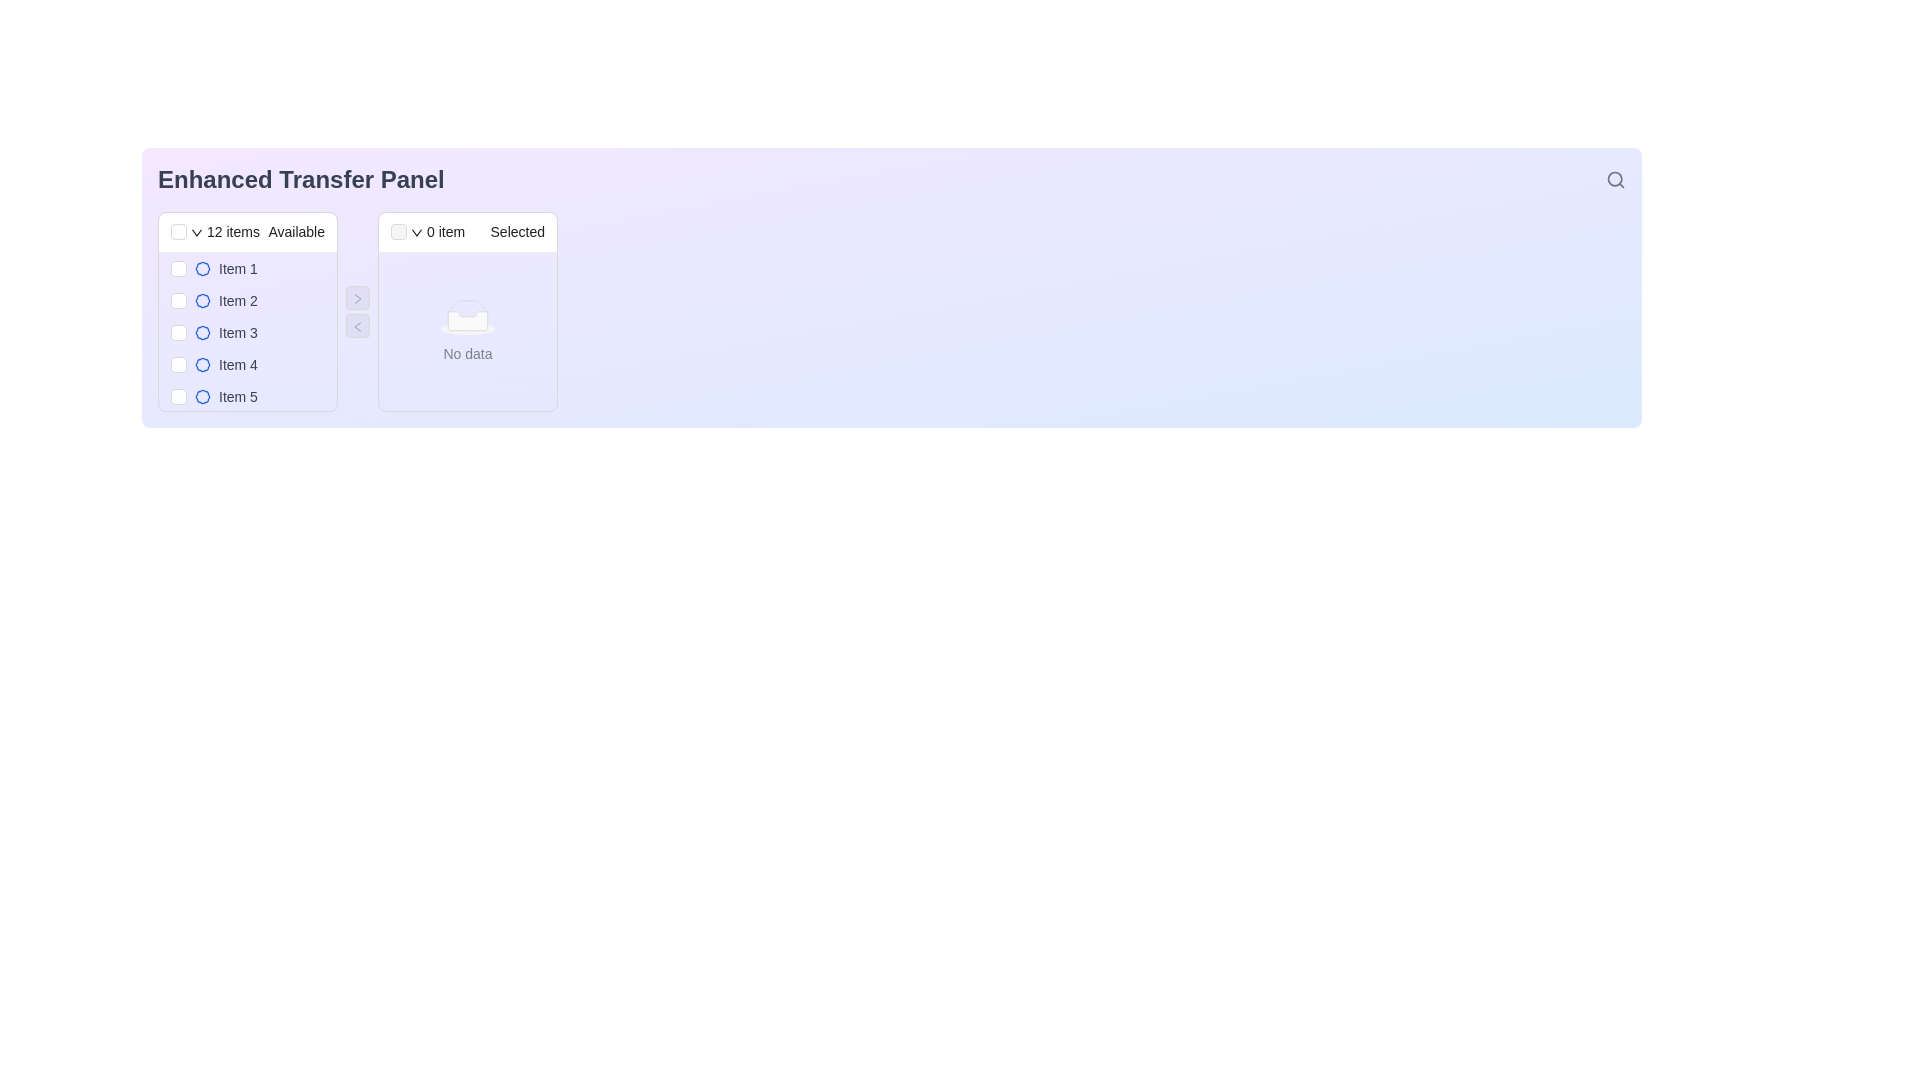  I want to click on the small rectangular placeholder element with a white background located in the middle-right section of the interface, specifically inside the 'Selected' items panel at the top center, so click(466, 319).